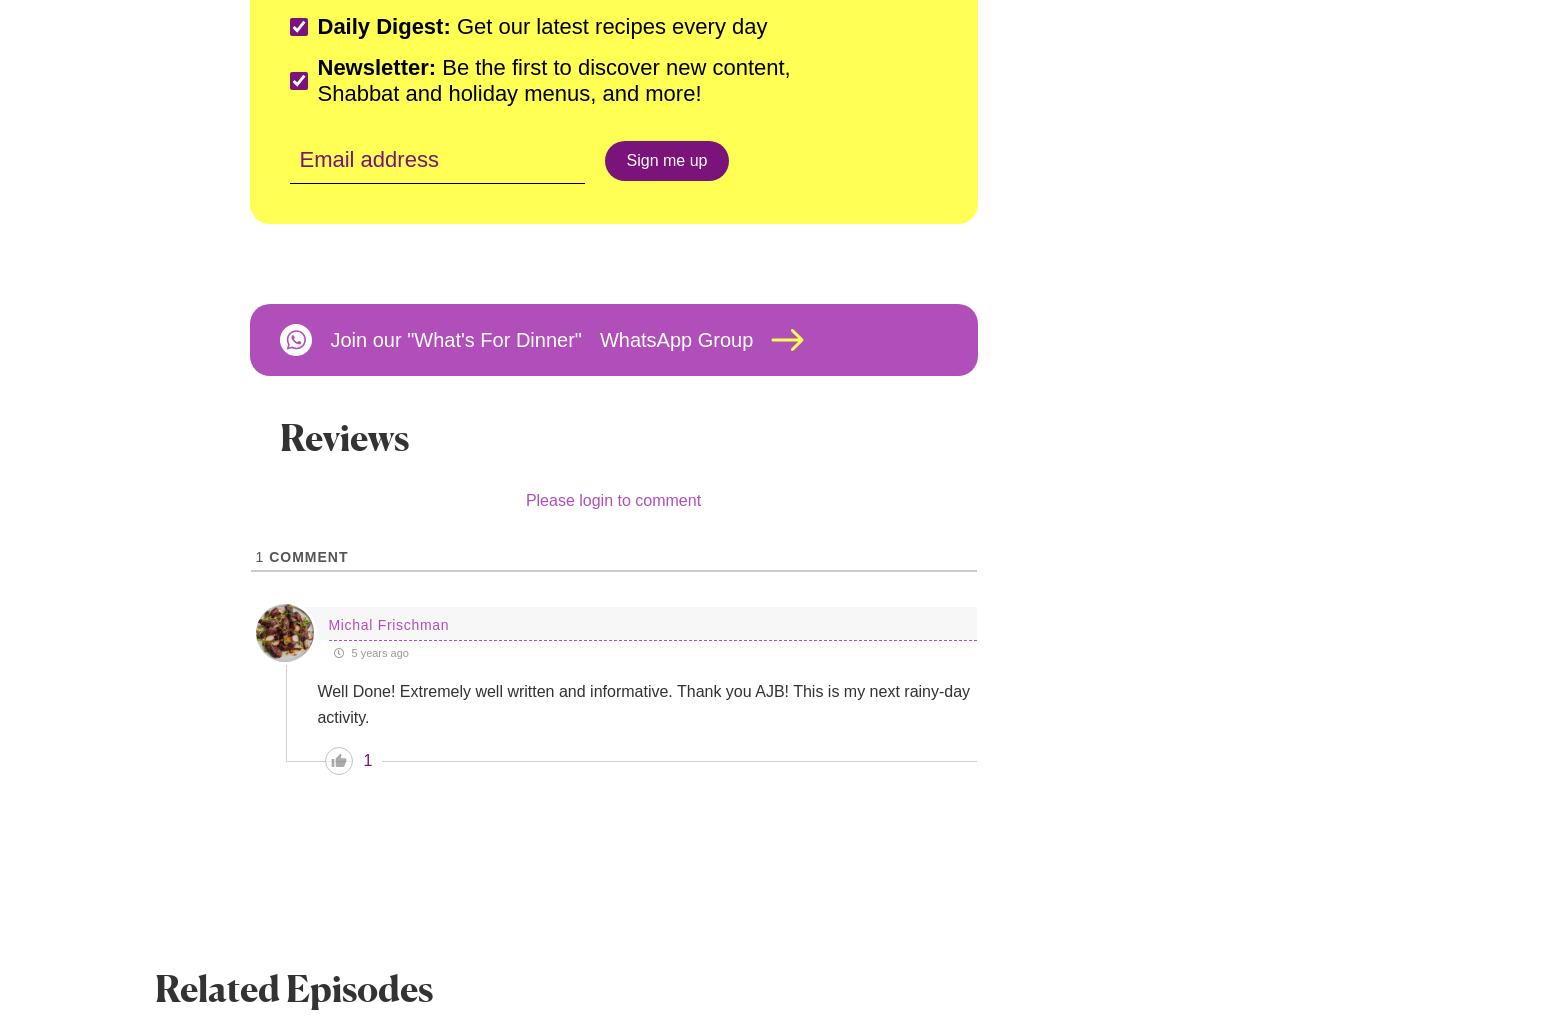  I want to click on 'Daily Digest:', so click(382, 26).